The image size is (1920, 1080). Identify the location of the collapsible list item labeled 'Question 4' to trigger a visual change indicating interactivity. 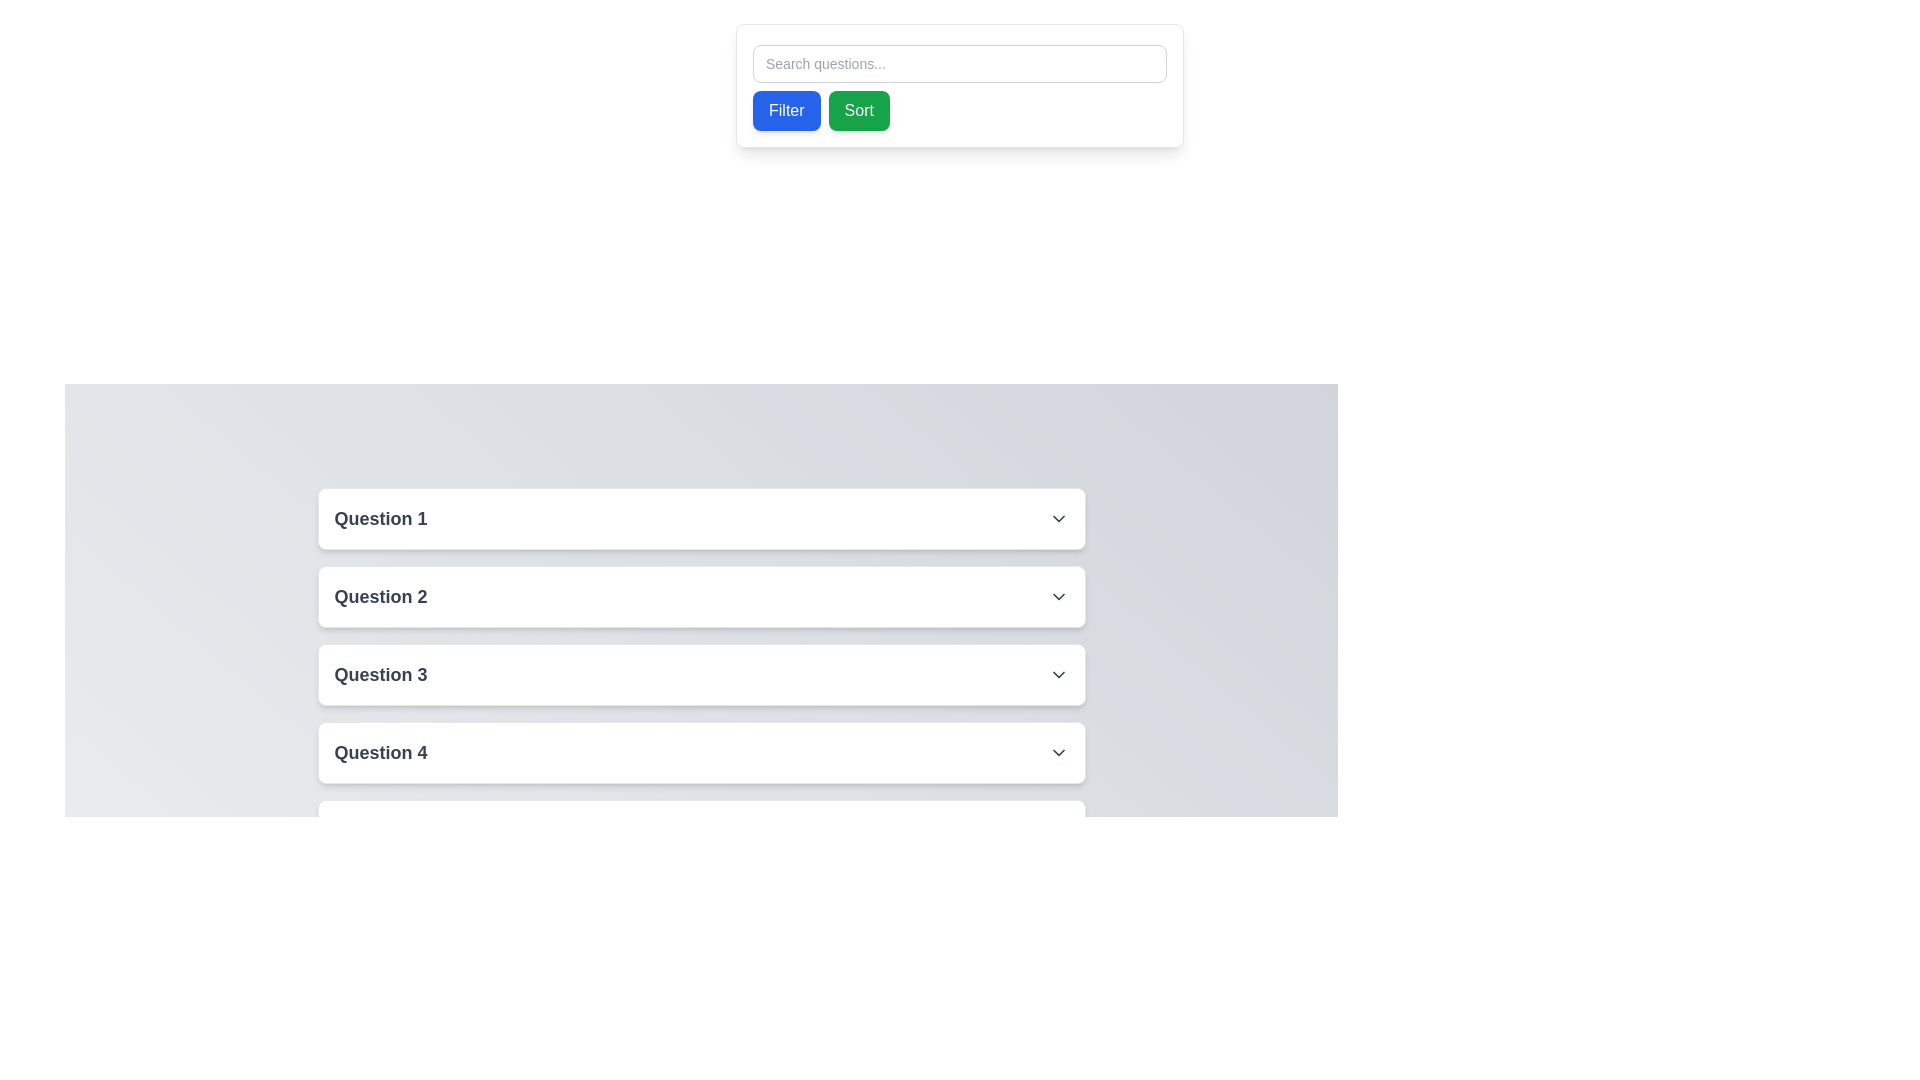
(701, 752).